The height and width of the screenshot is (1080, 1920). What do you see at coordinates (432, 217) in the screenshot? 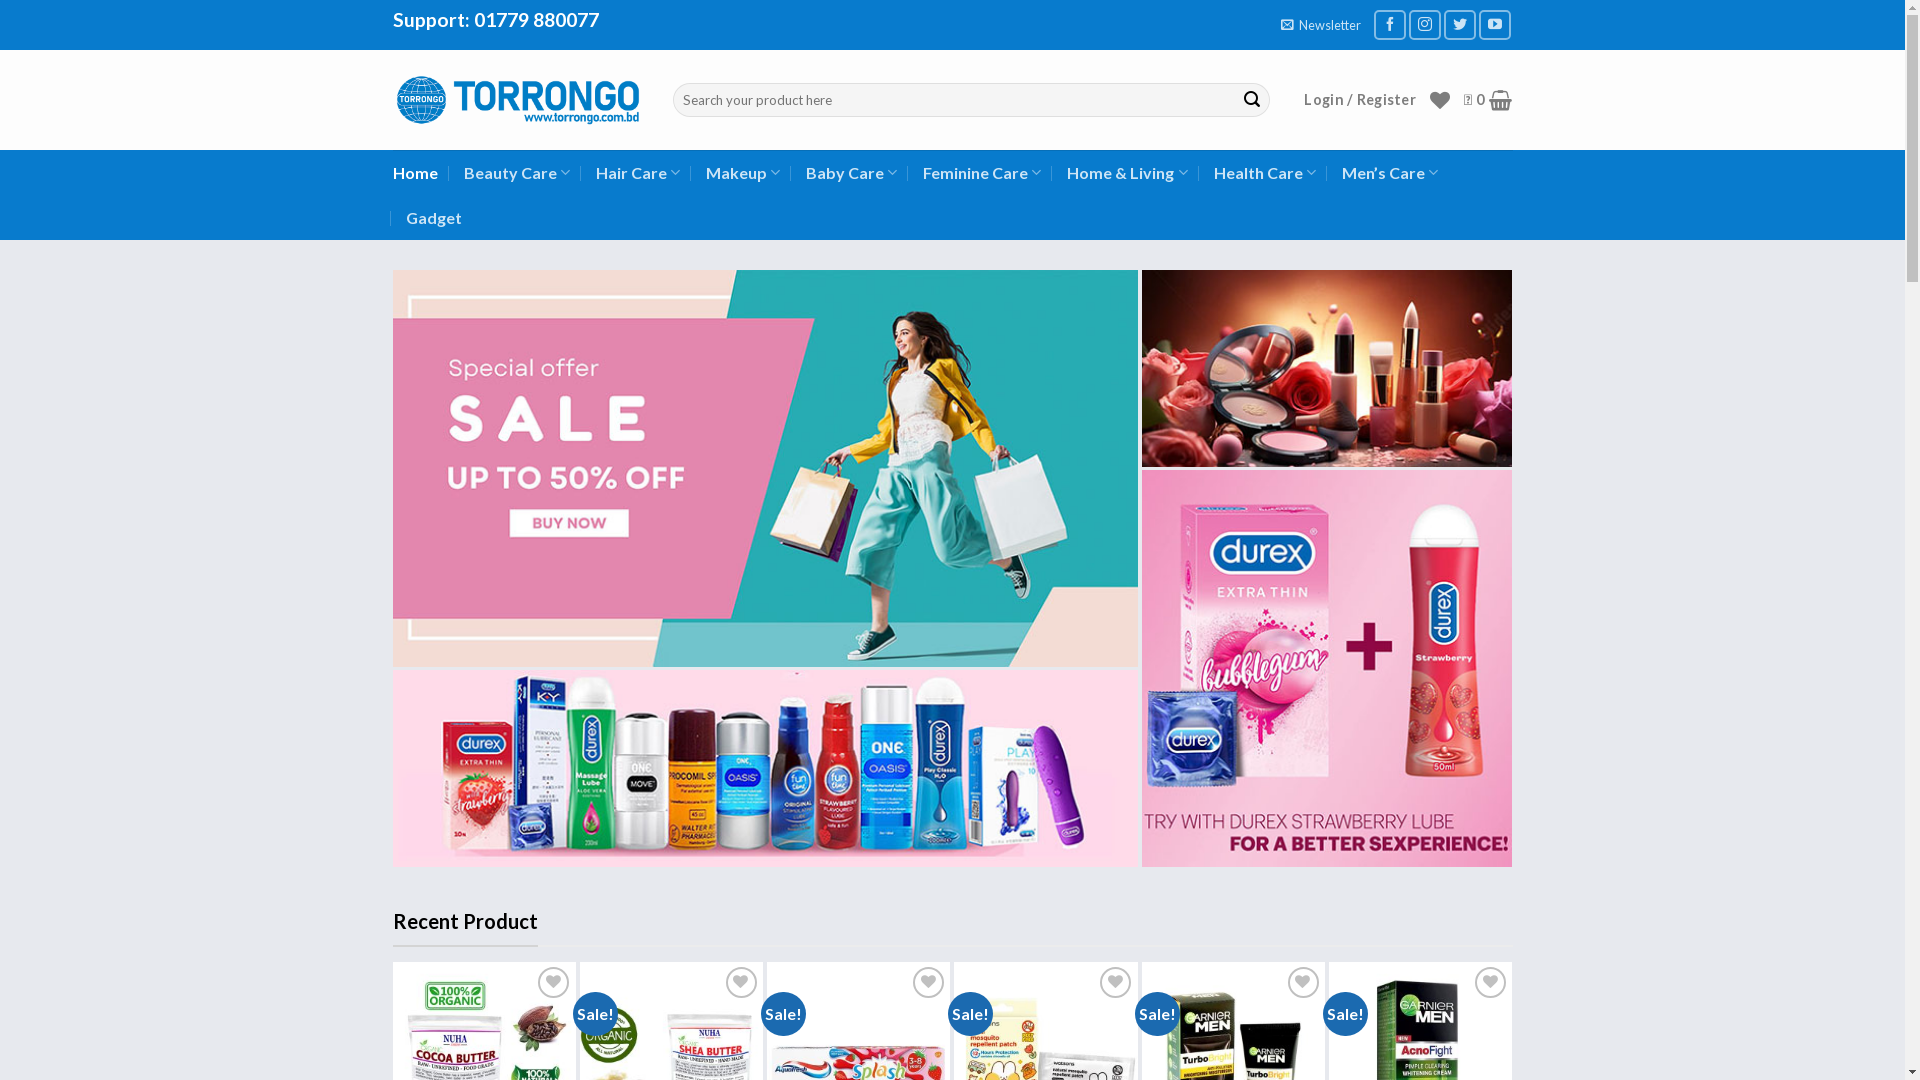
I see `'Gadget'` at bounding box center [432, 217].